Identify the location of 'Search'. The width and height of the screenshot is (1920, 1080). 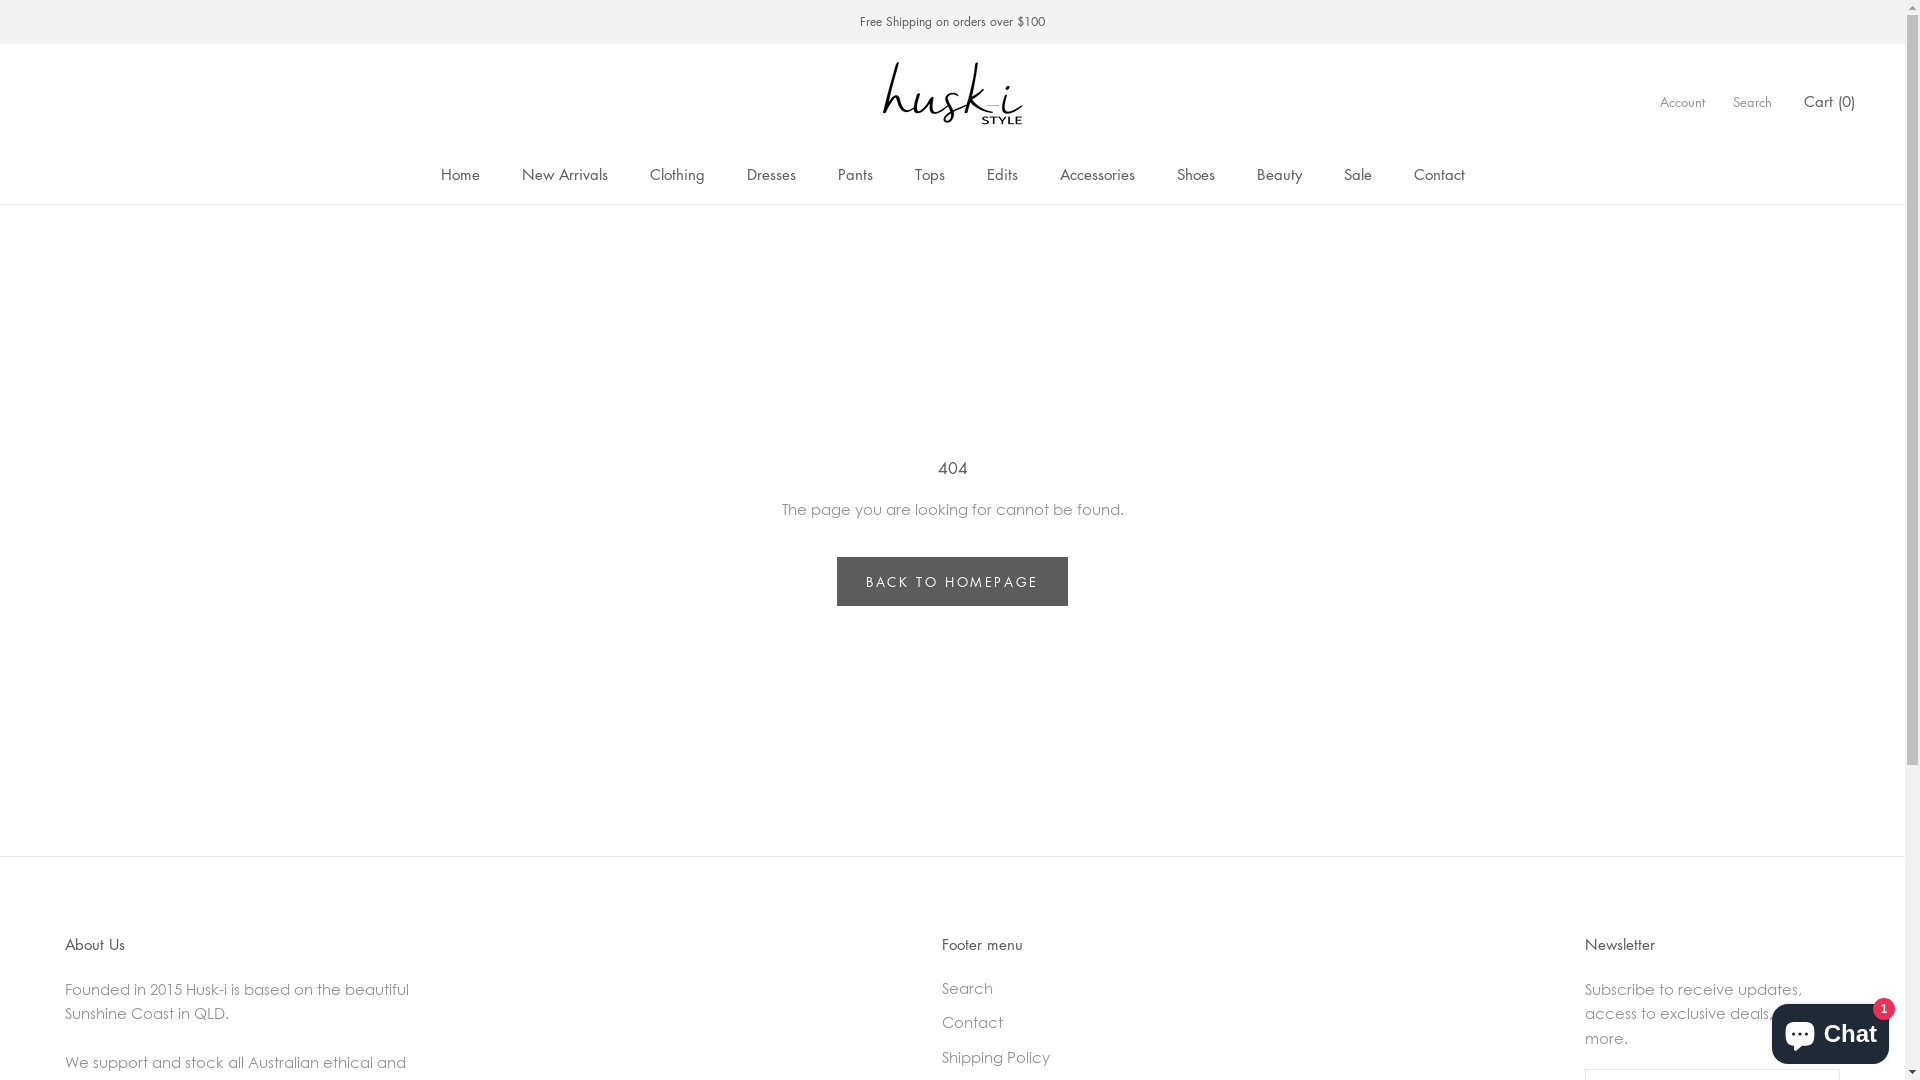
(1000, 987).